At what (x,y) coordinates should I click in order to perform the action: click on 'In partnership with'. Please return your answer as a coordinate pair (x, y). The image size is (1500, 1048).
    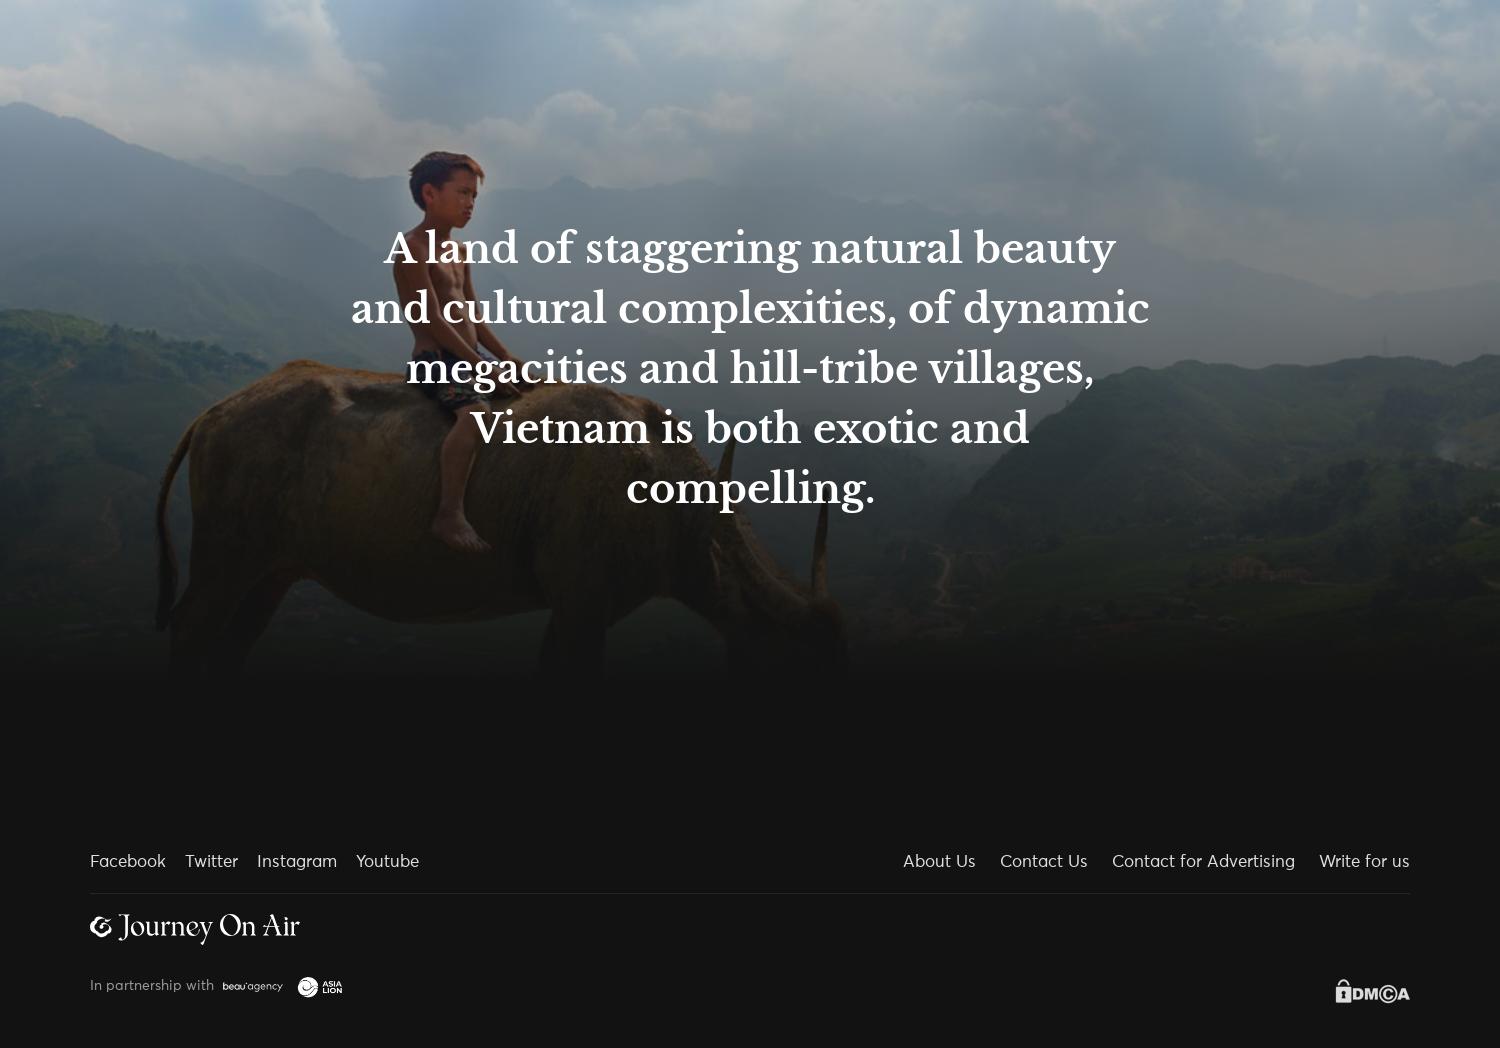
    Looking at the image, I should click on (154, 984).